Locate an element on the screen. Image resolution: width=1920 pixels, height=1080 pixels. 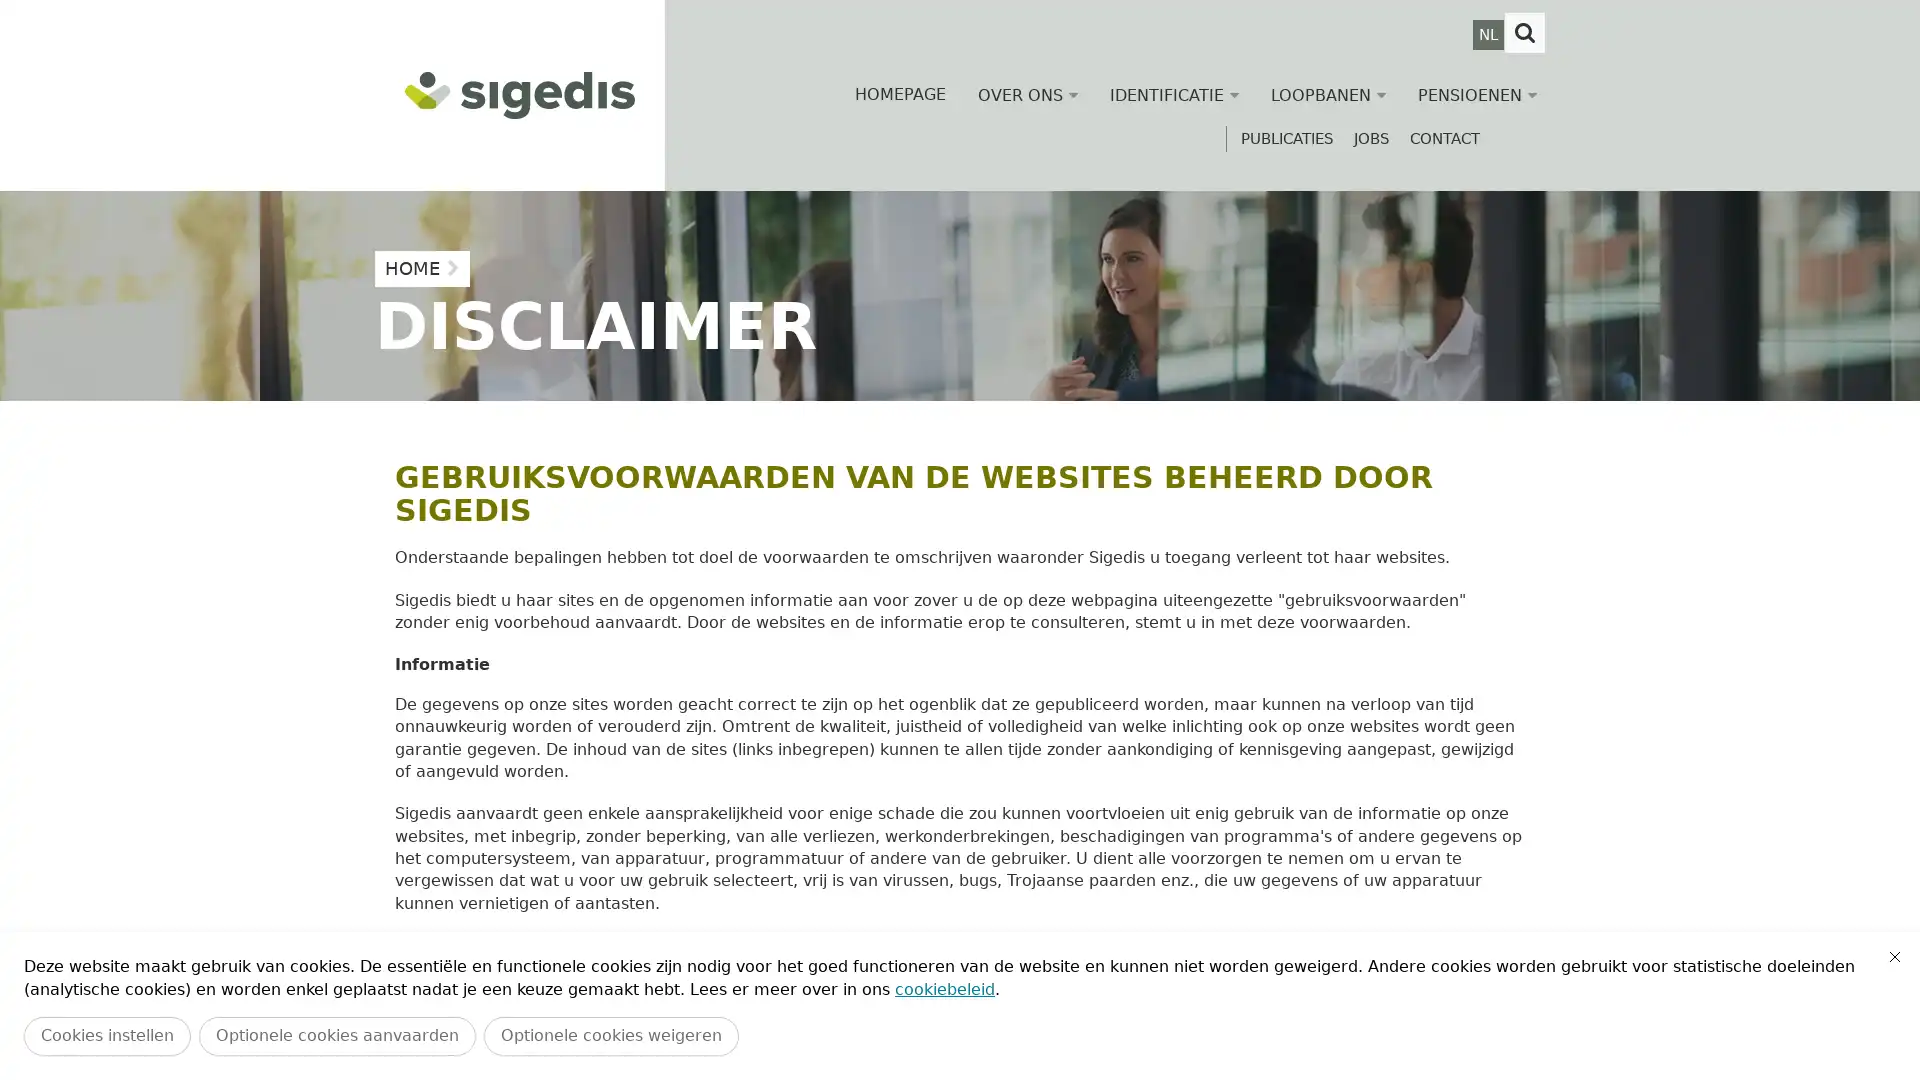
PENSIOENEN is located at coordinates (1477, 95).